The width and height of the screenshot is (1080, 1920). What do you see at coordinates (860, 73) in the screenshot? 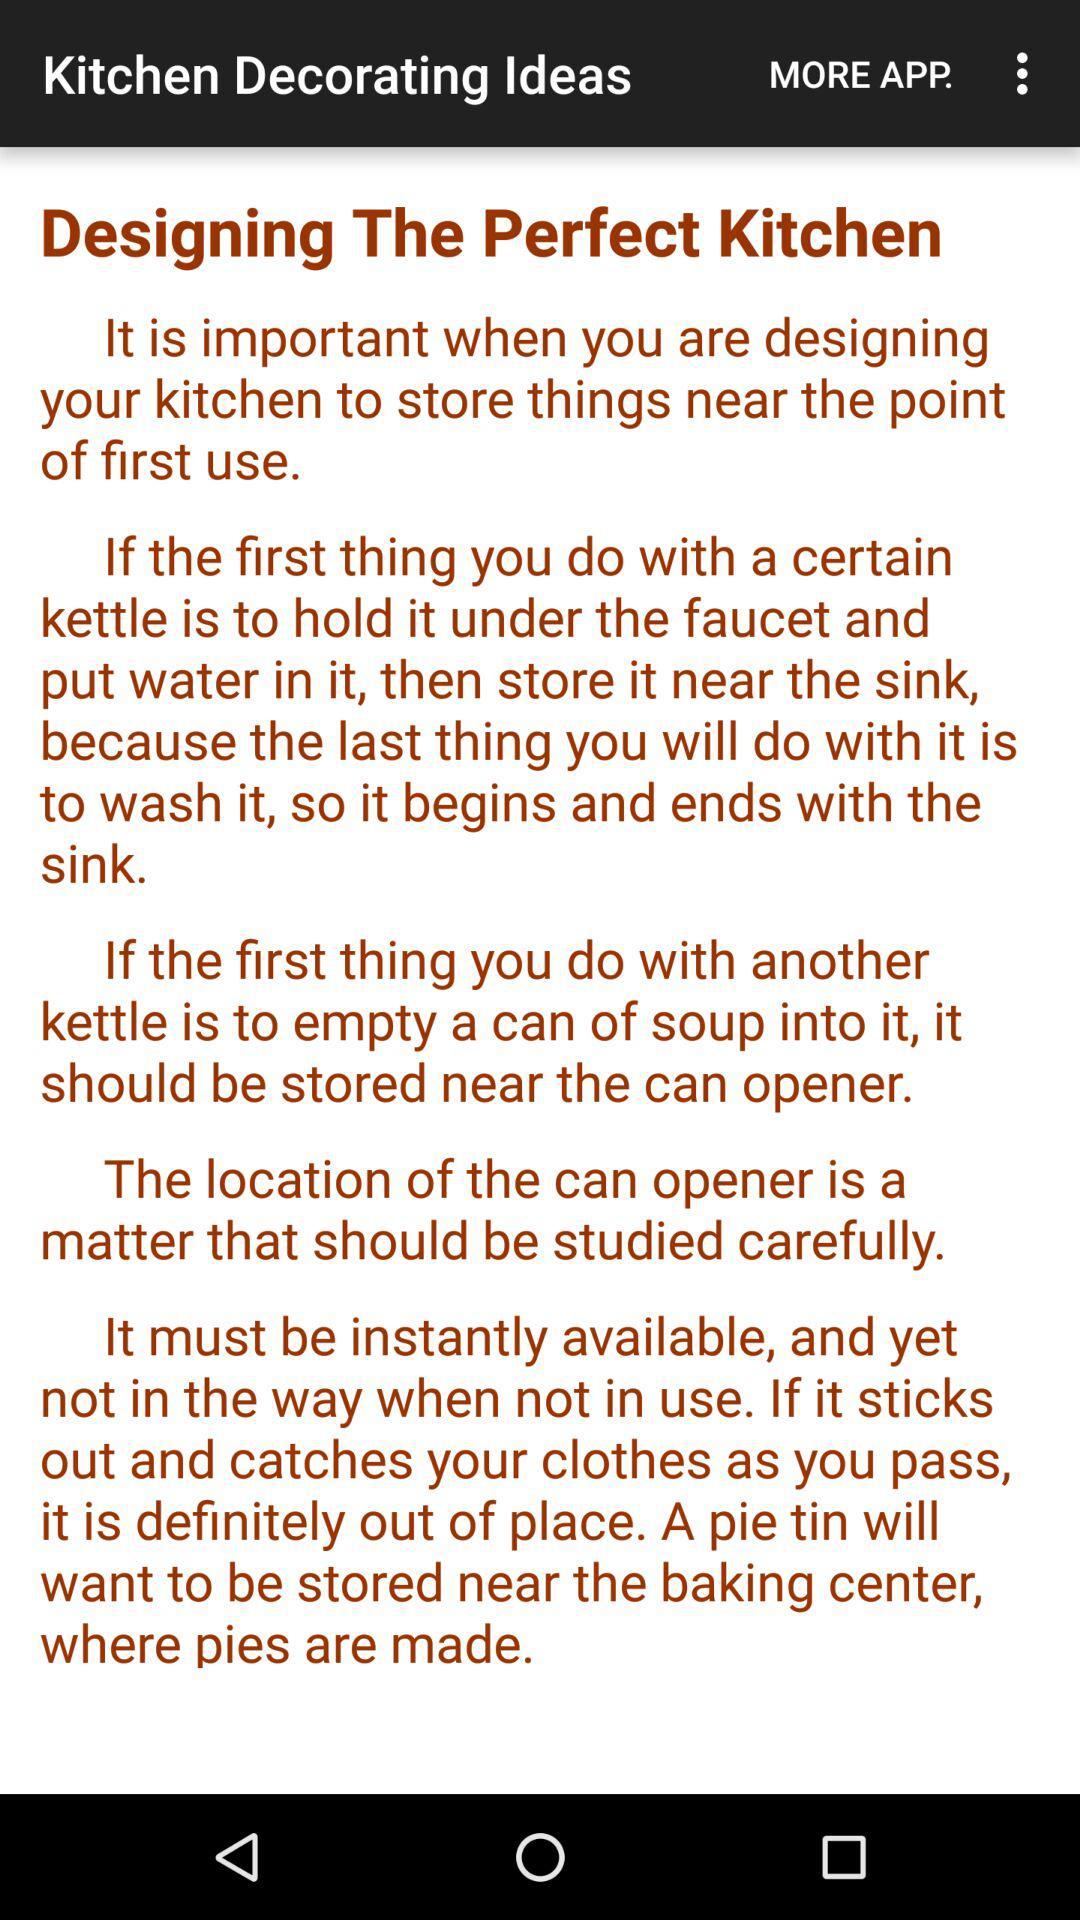
I see `the more app. icon` at bounding box center [860, 73].